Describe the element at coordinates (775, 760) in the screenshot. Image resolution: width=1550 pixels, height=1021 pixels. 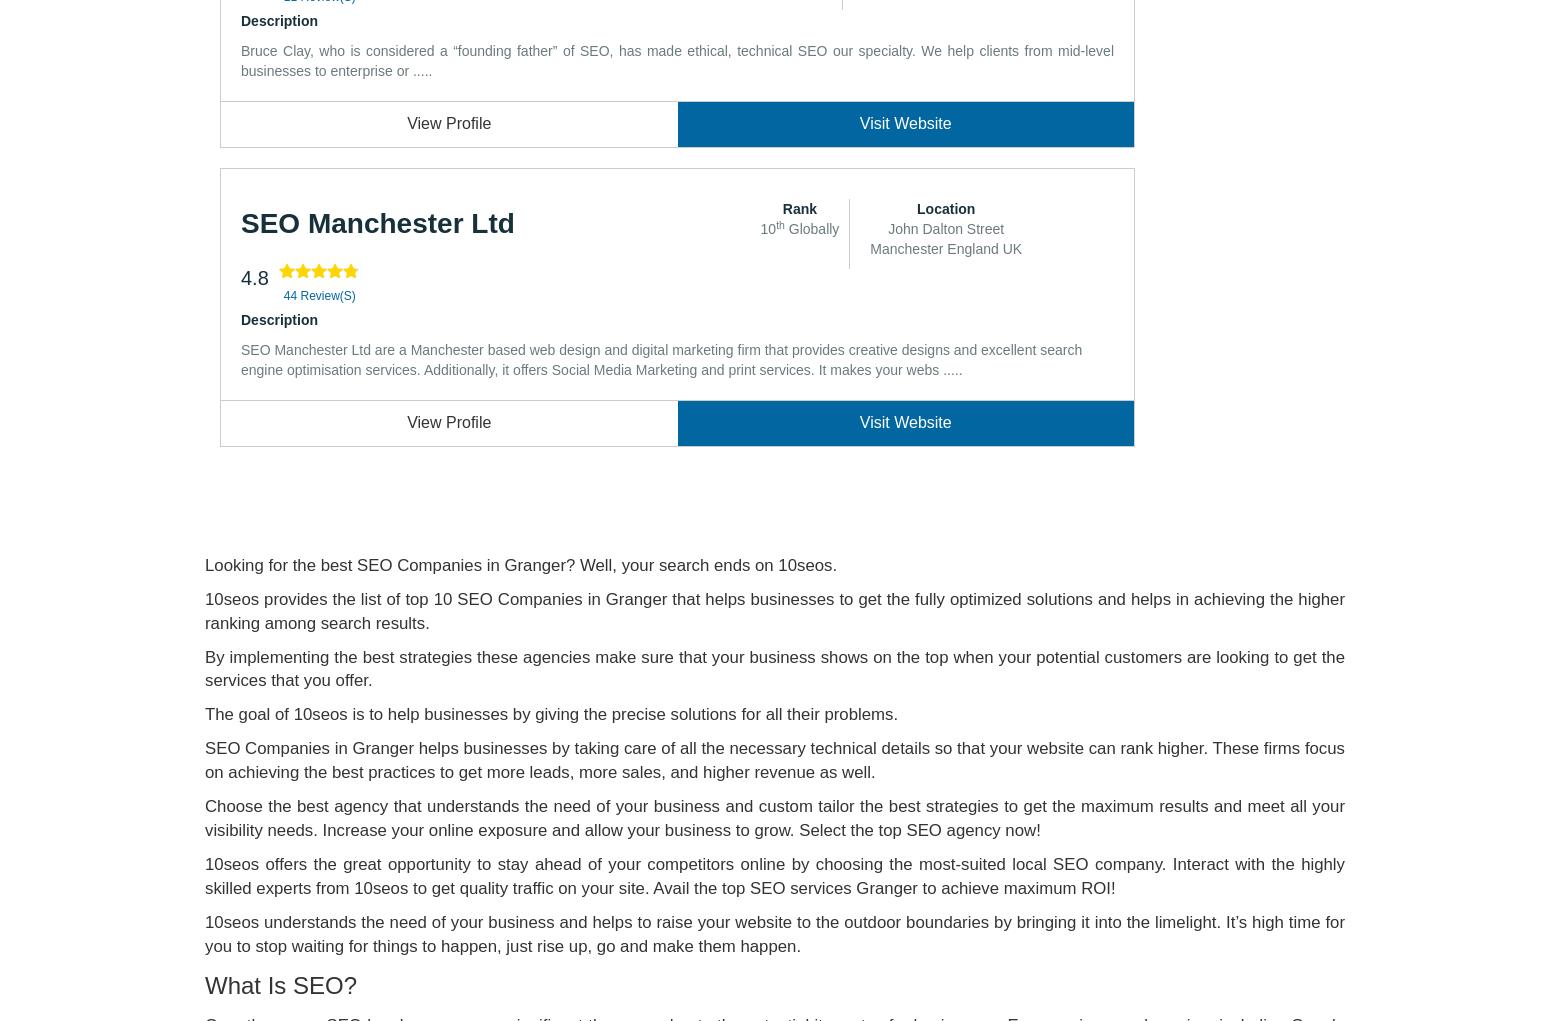
I see `'SEO Companies in Granger helps businesses by taking care of all the necessary technical details so that your website can rank higher. These firms focus on achieving the best practices to get more leads, more sales, and higher revenue as well.'` at that location.